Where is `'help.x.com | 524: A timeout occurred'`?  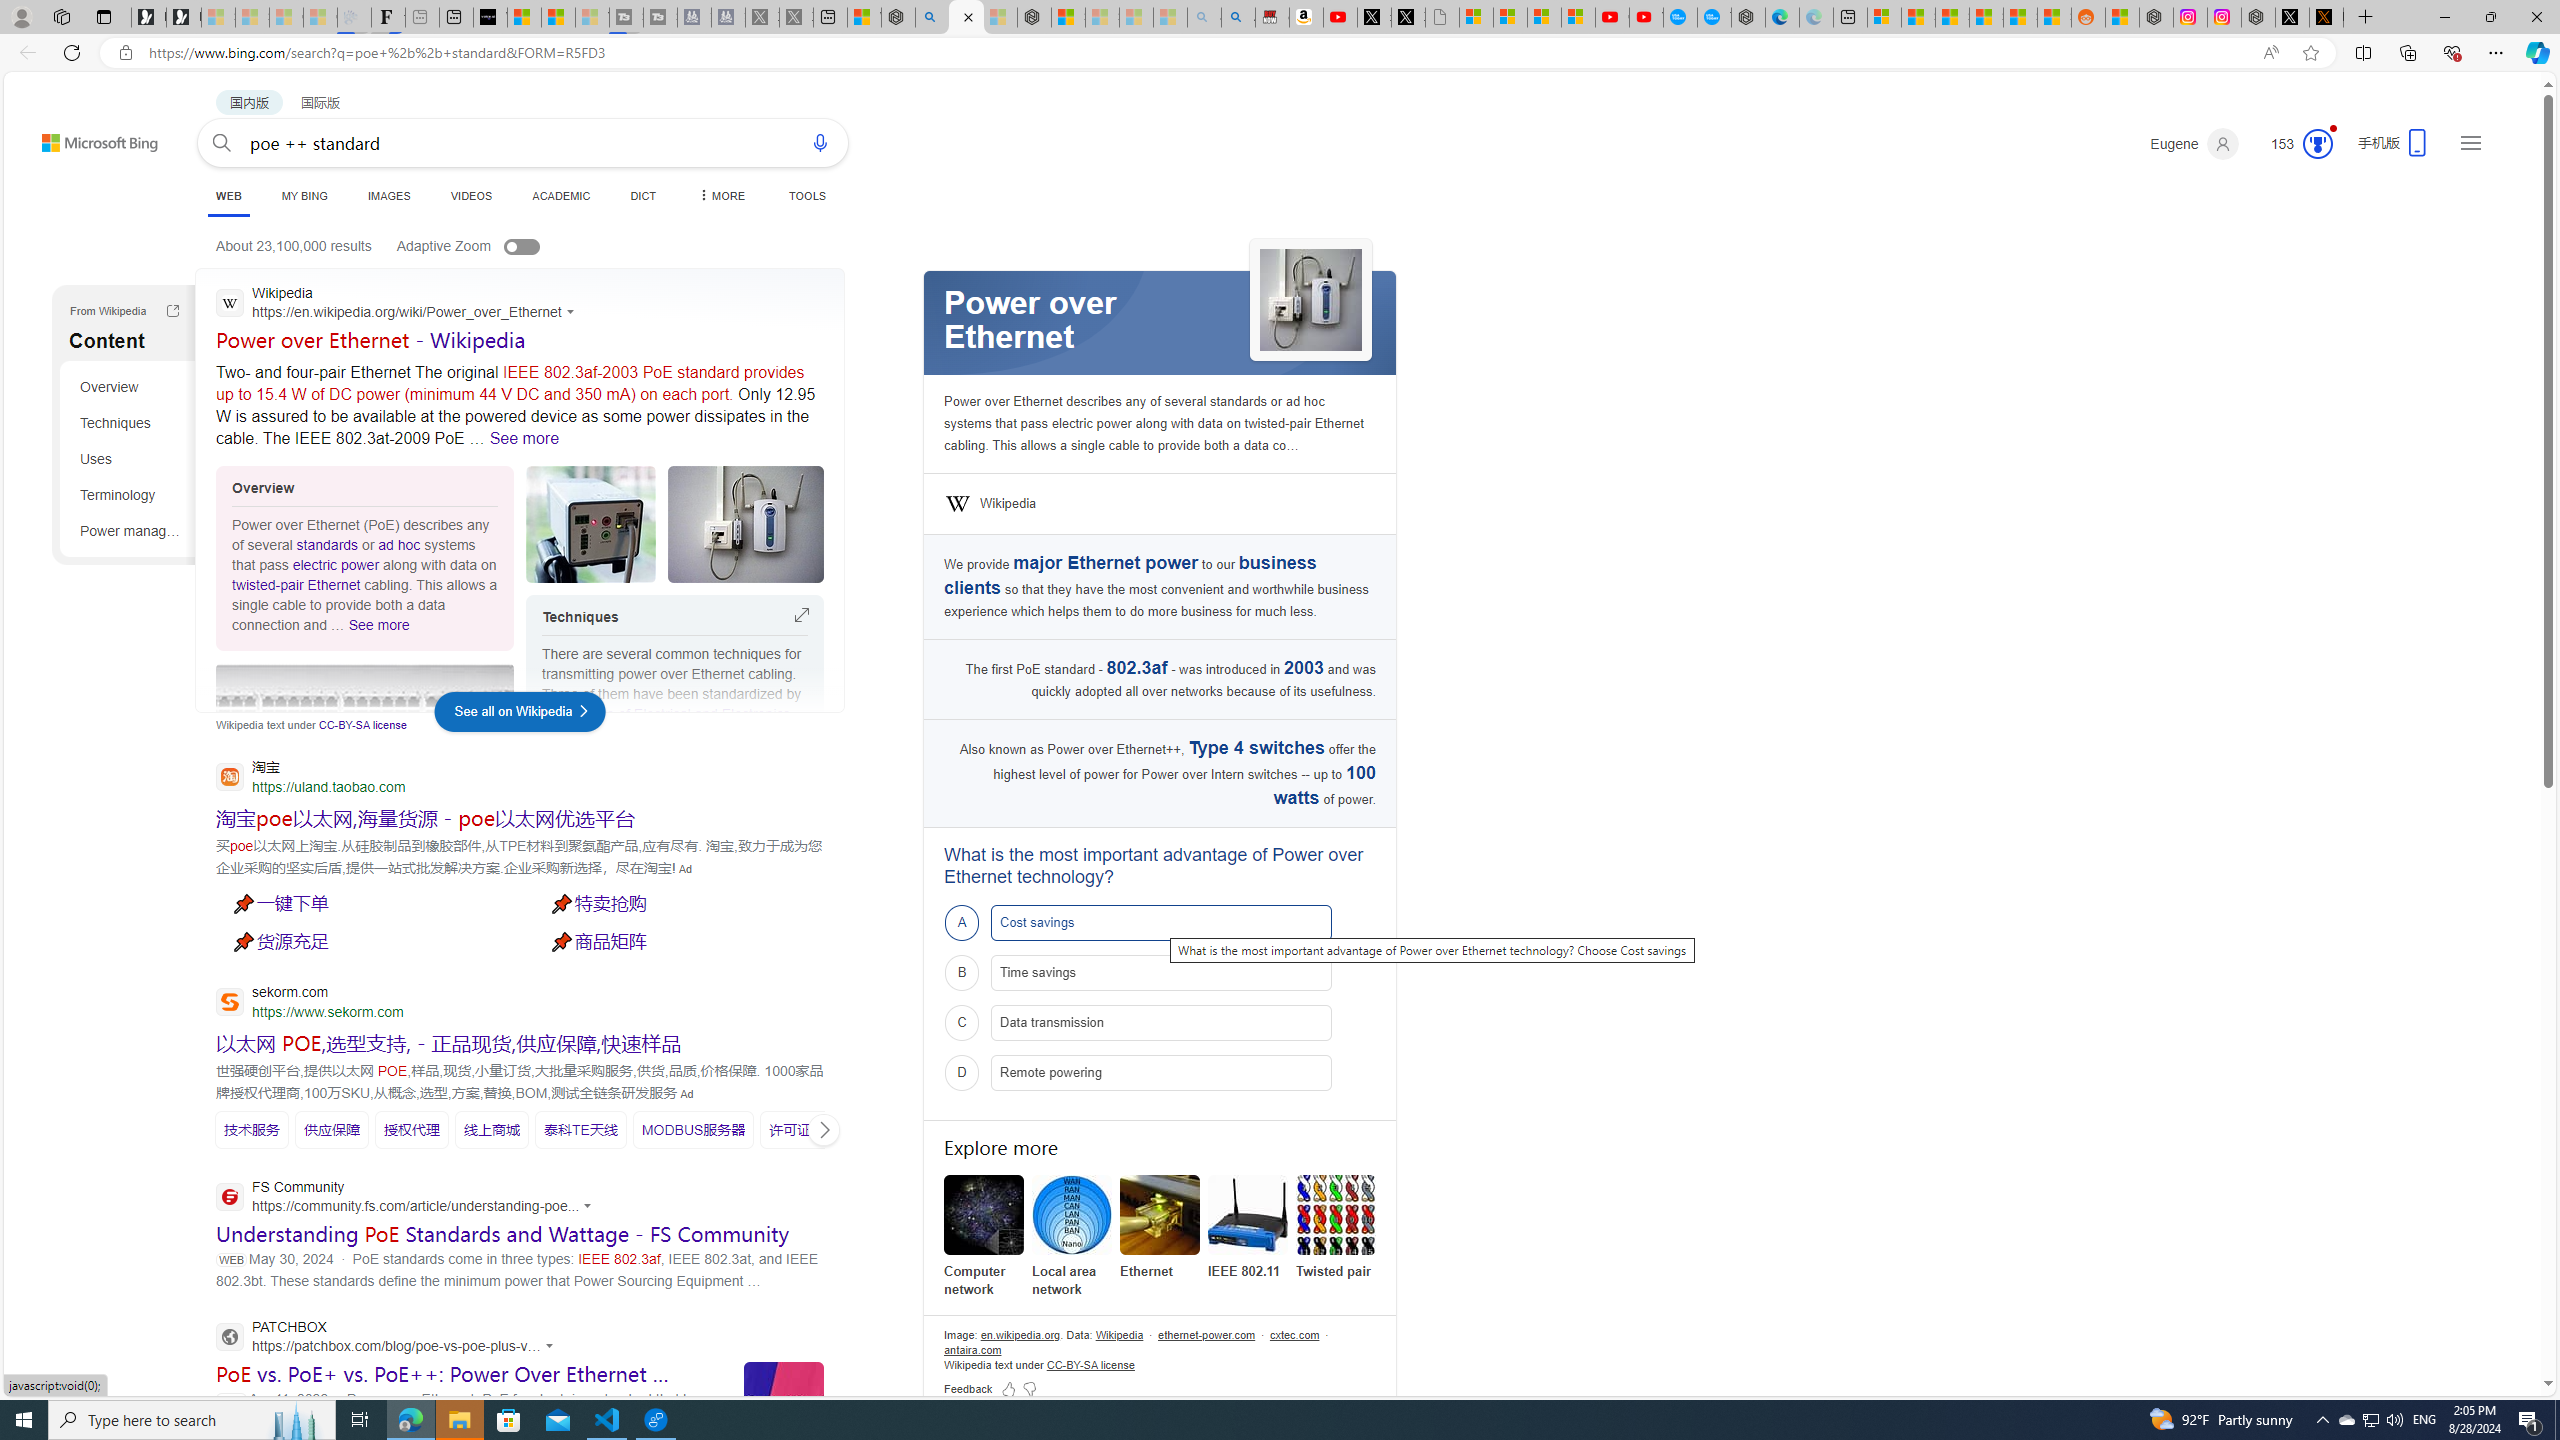
'help.x.com | 524: A timeout occurred' is located at coordinates (2327, 16).